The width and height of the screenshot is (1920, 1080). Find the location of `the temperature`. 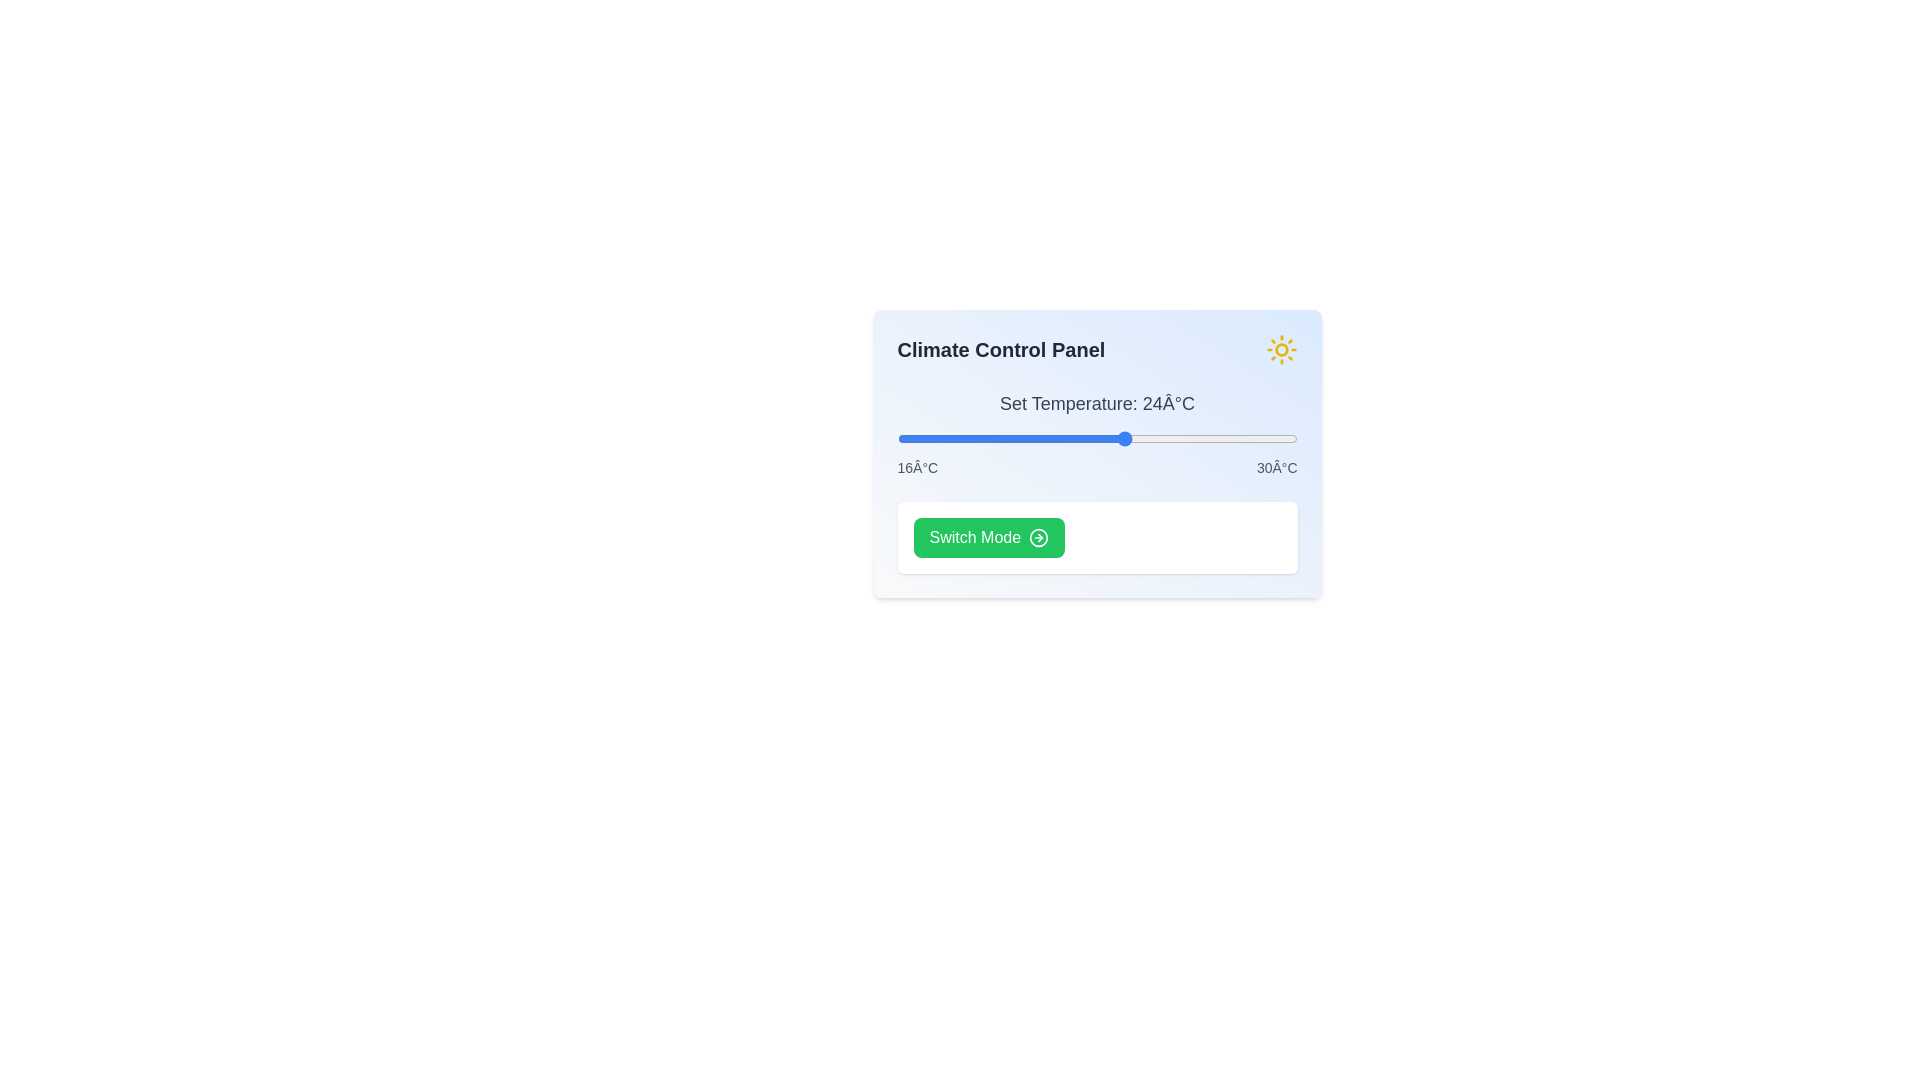

the temperature is located at coordinates (1067, 438).